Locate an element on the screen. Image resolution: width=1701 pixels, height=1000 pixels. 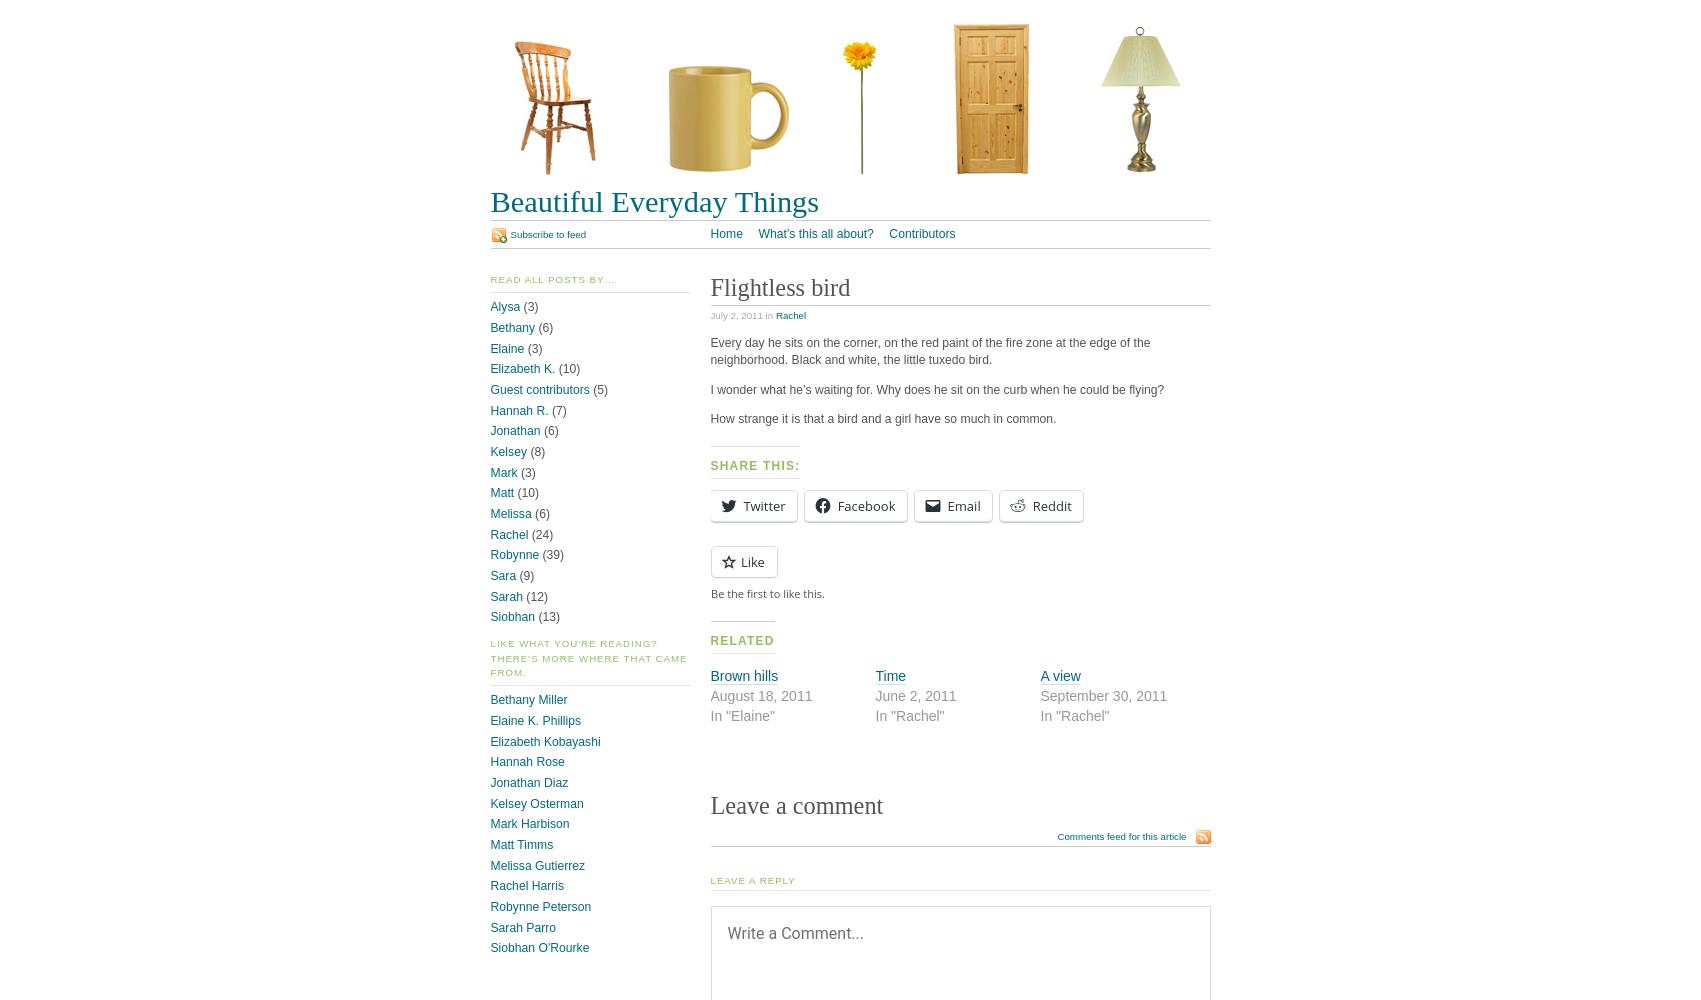
'Share this:' is located at coordinates (755, 464).